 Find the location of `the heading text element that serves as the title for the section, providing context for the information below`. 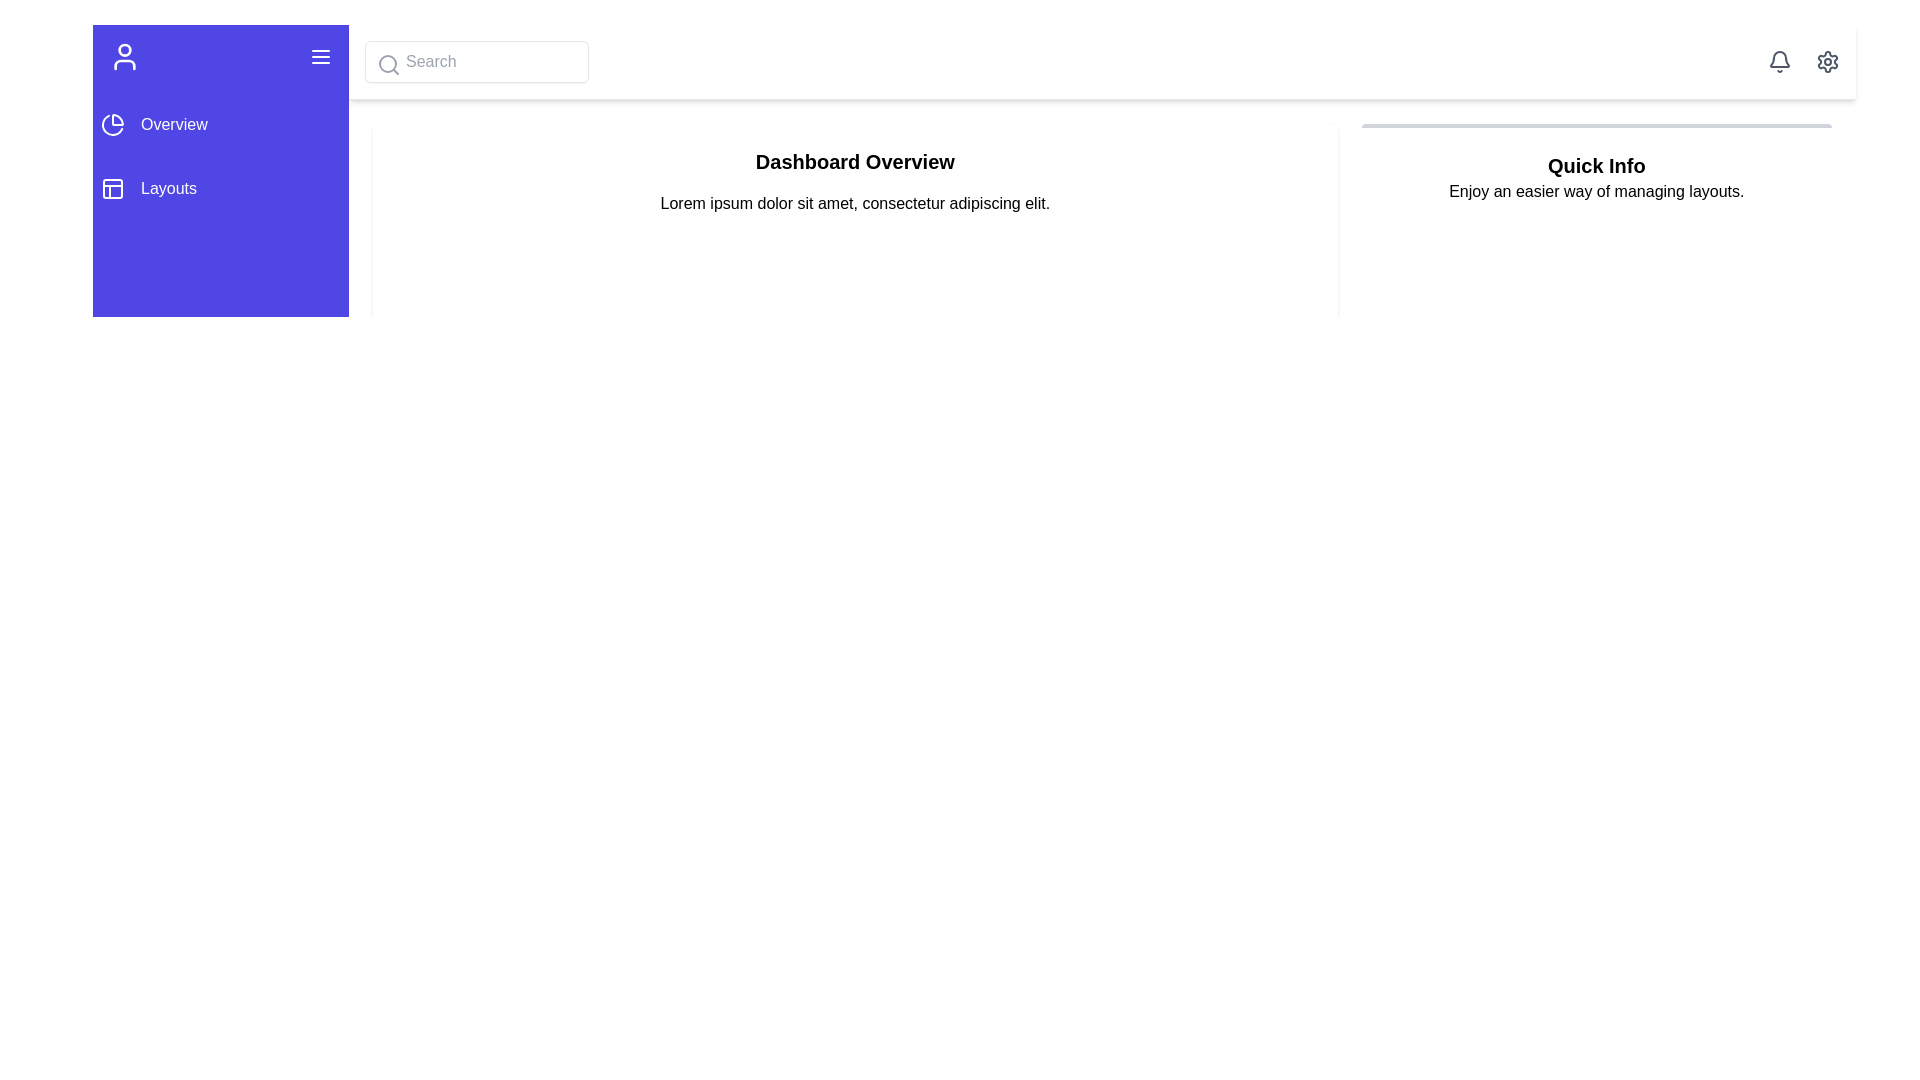

the heading text element that serves as the title for the section, providing context for the information below is located at coordinates (855, 161).